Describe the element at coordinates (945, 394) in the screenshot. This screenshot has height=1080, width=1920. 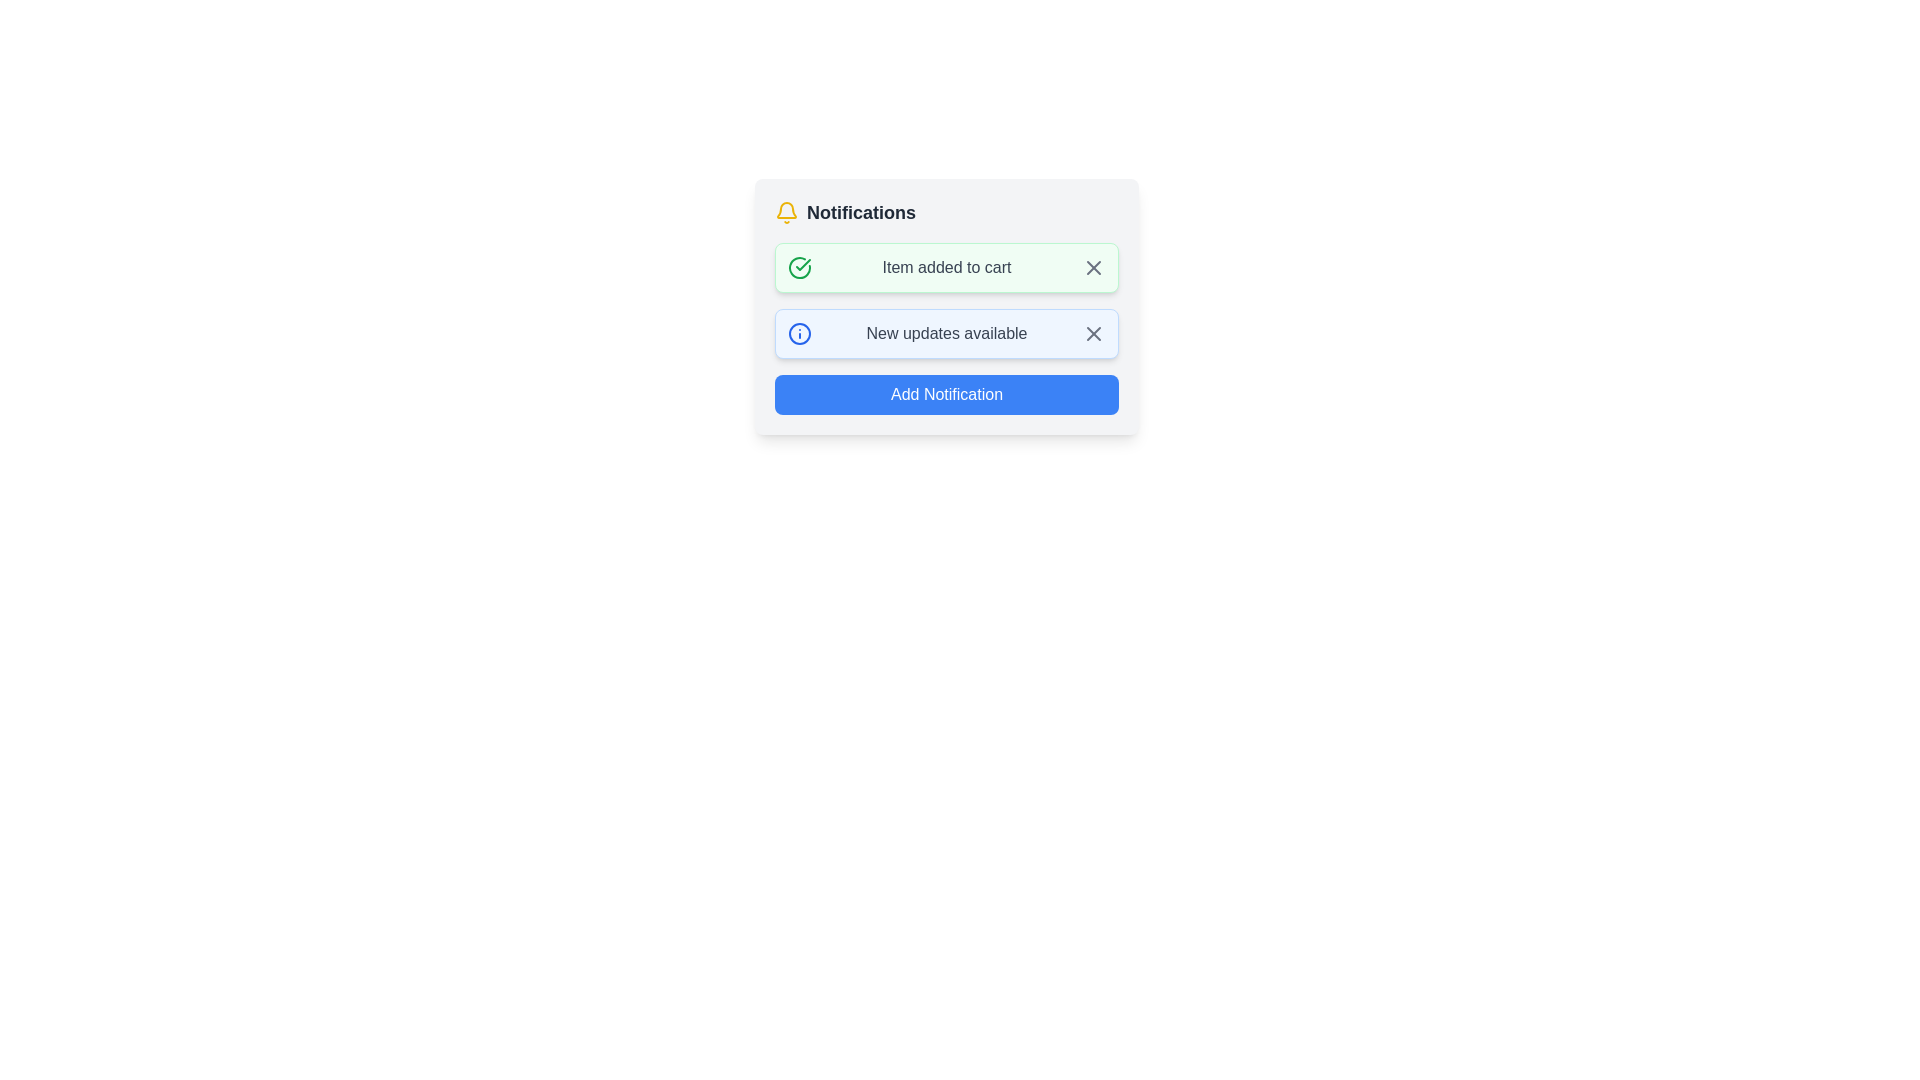
I see `the button located at the bottom of the notifications card` at that location.